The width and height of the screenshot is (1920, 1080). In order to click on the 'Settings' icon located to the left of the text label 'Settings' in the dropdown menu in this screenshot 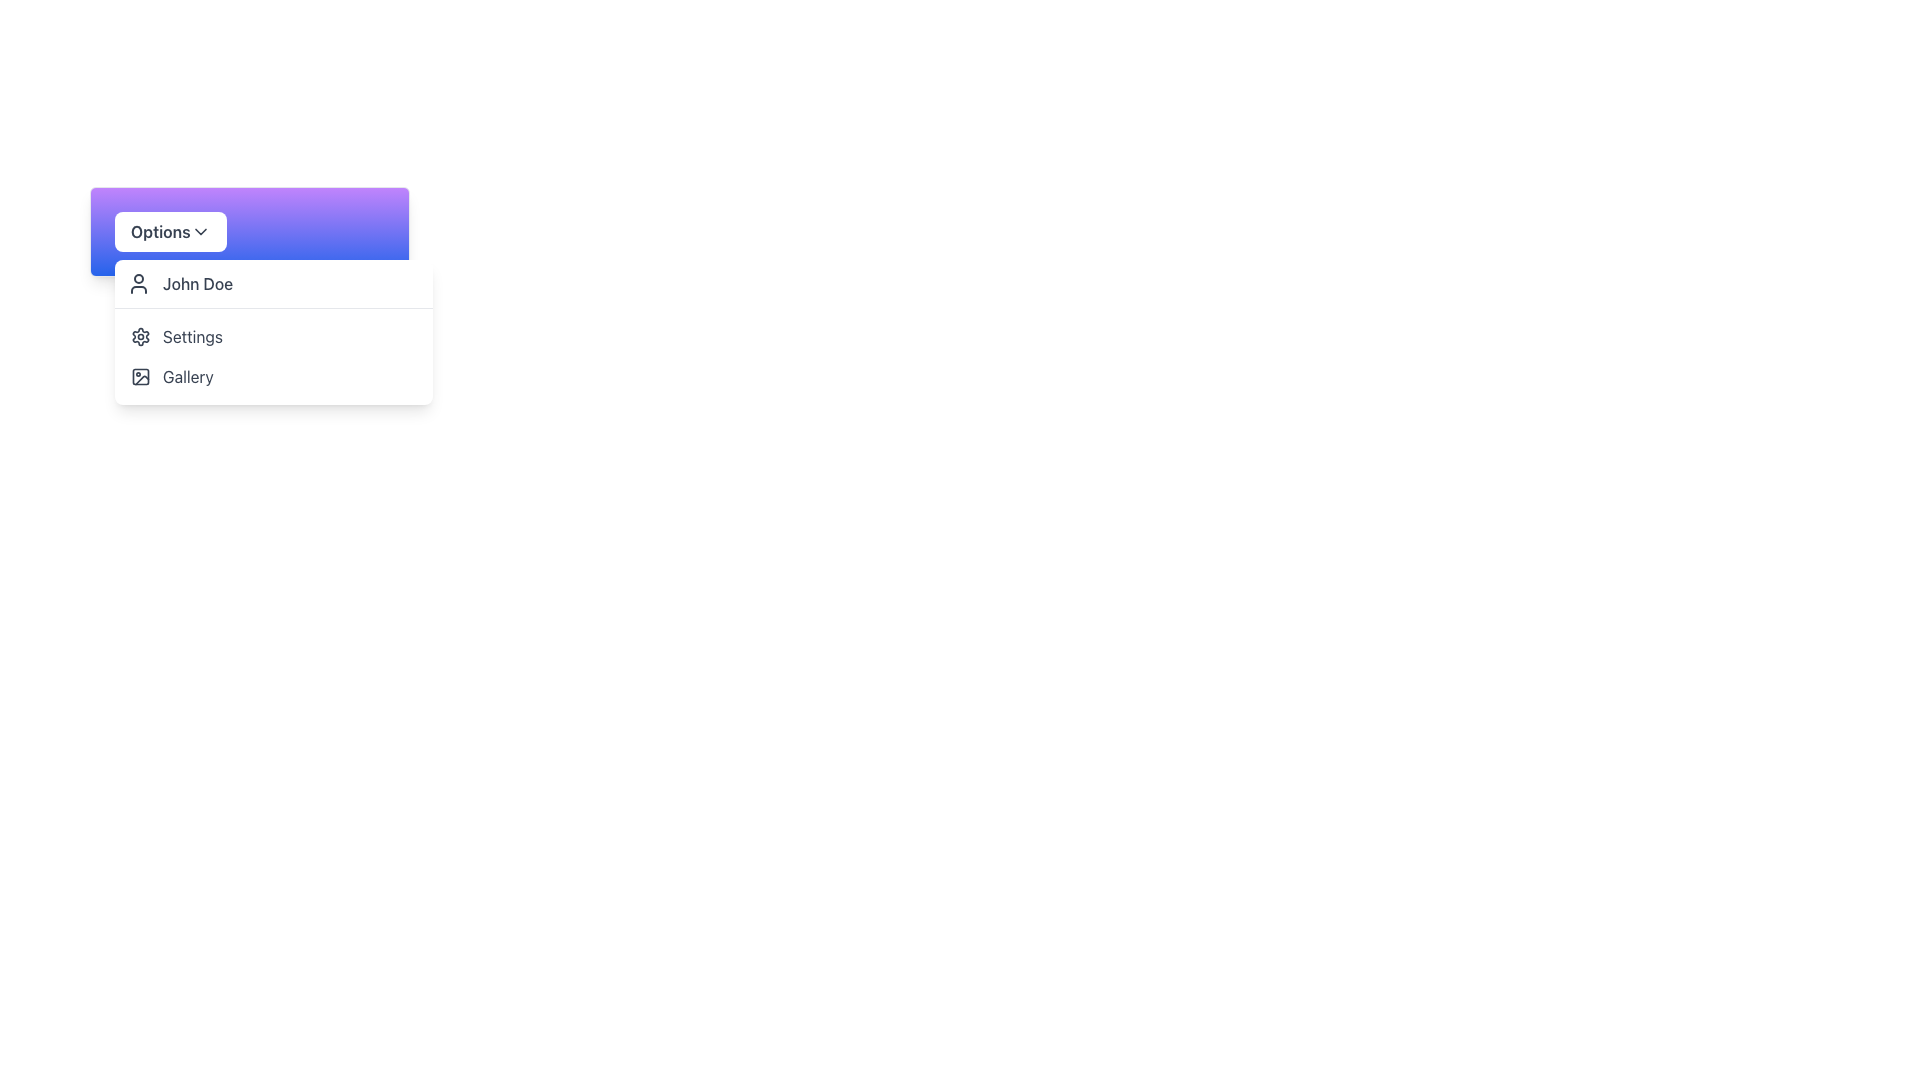, I will do `click(139, 335)`.